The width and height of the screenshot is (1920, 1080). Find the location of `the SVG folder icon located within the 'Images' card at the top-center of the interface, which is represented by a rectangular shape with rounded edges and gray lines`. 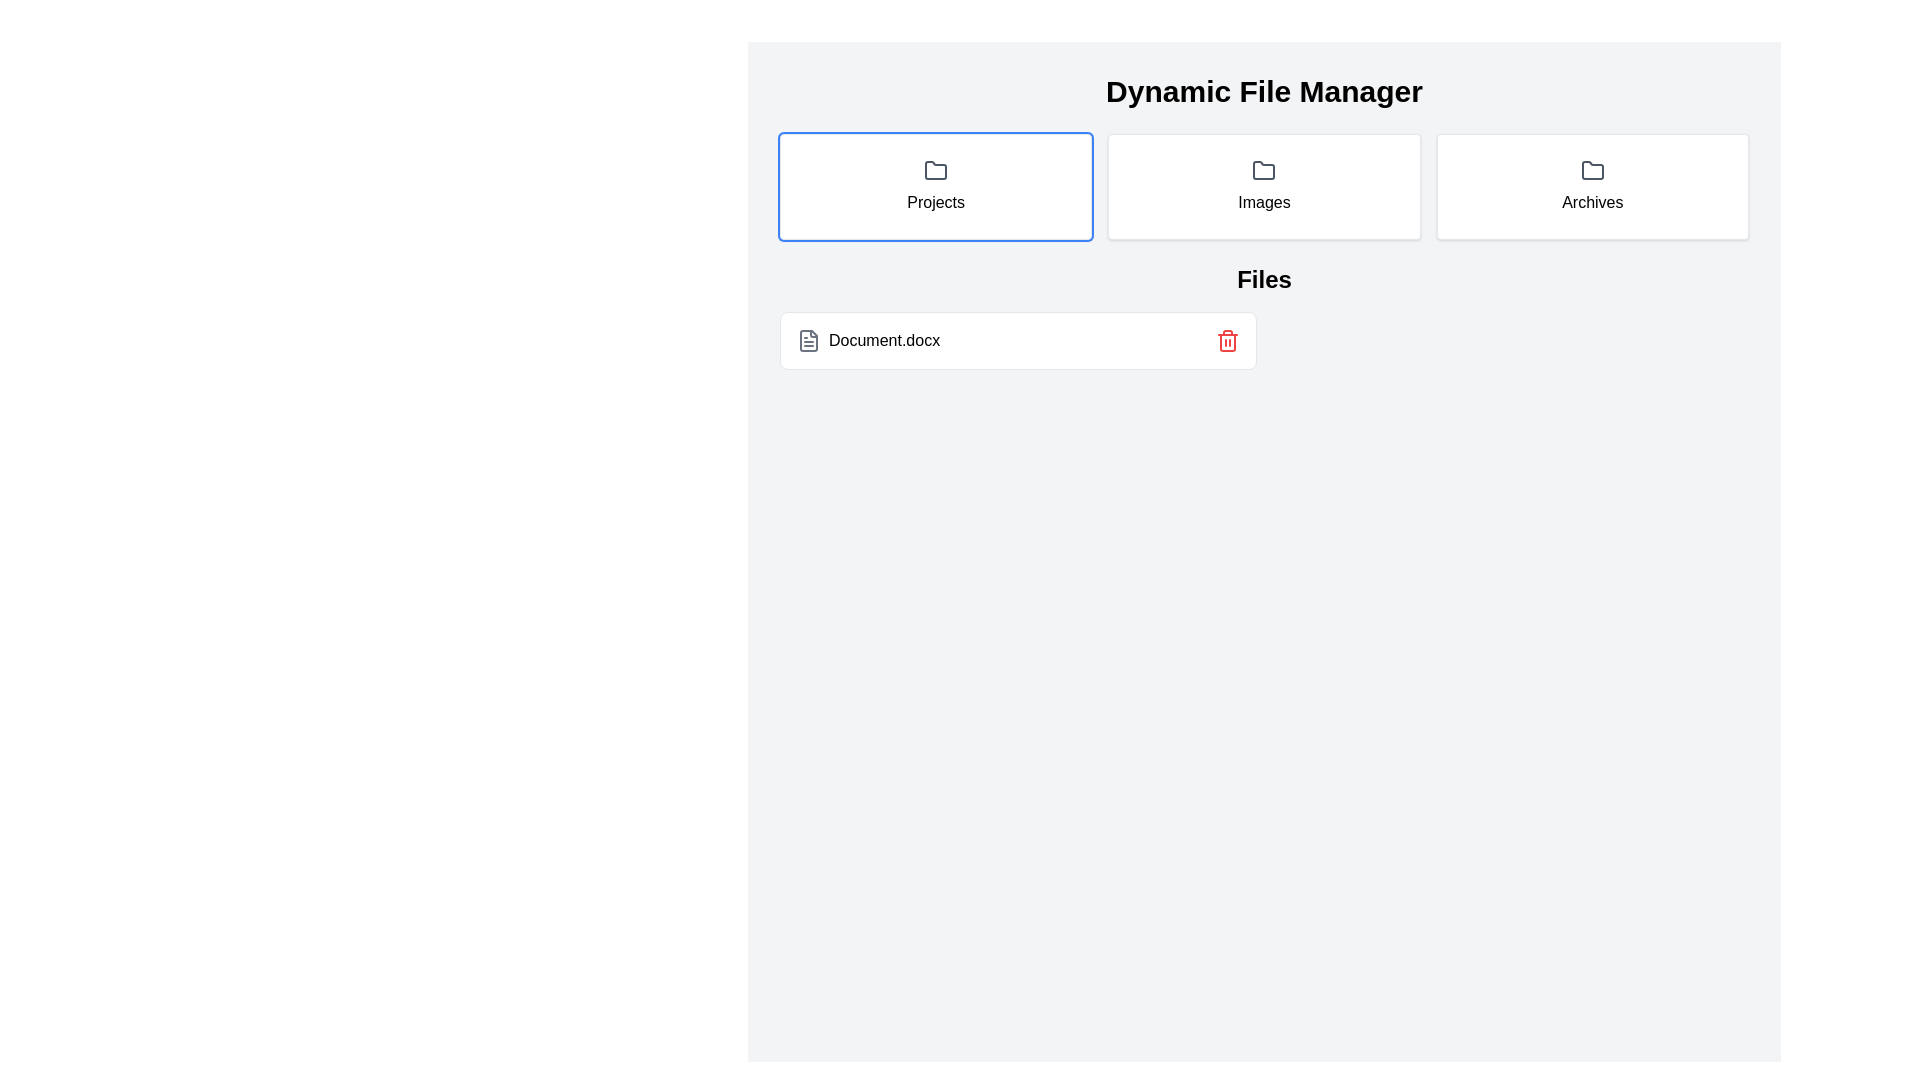

the SVG folder icon located within the 'Images' card at the top-center of the interface, which is represented by a rectangular shape with rounded edges and gray lines is located at coordinates (1263, 169).